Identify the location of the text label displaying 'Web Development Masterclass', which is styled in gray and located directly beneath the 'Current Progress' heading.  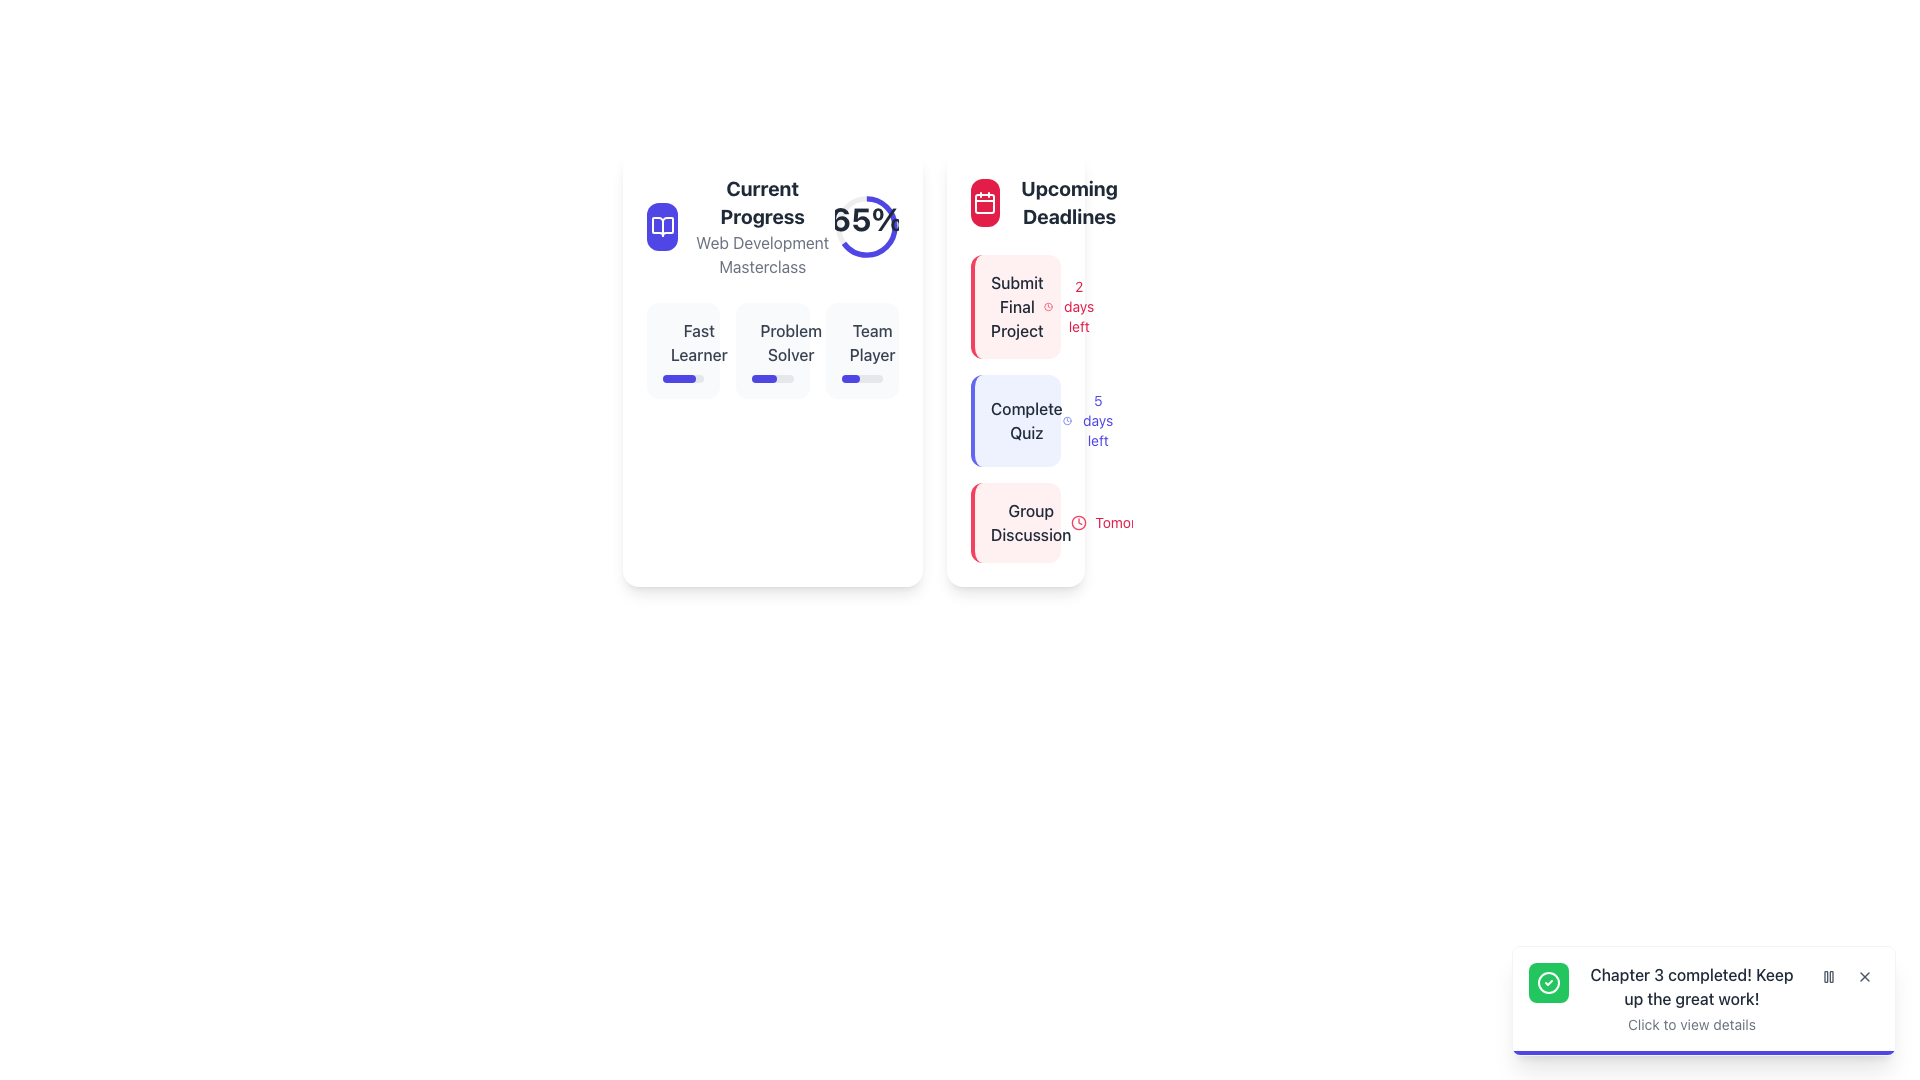
(761, 253).